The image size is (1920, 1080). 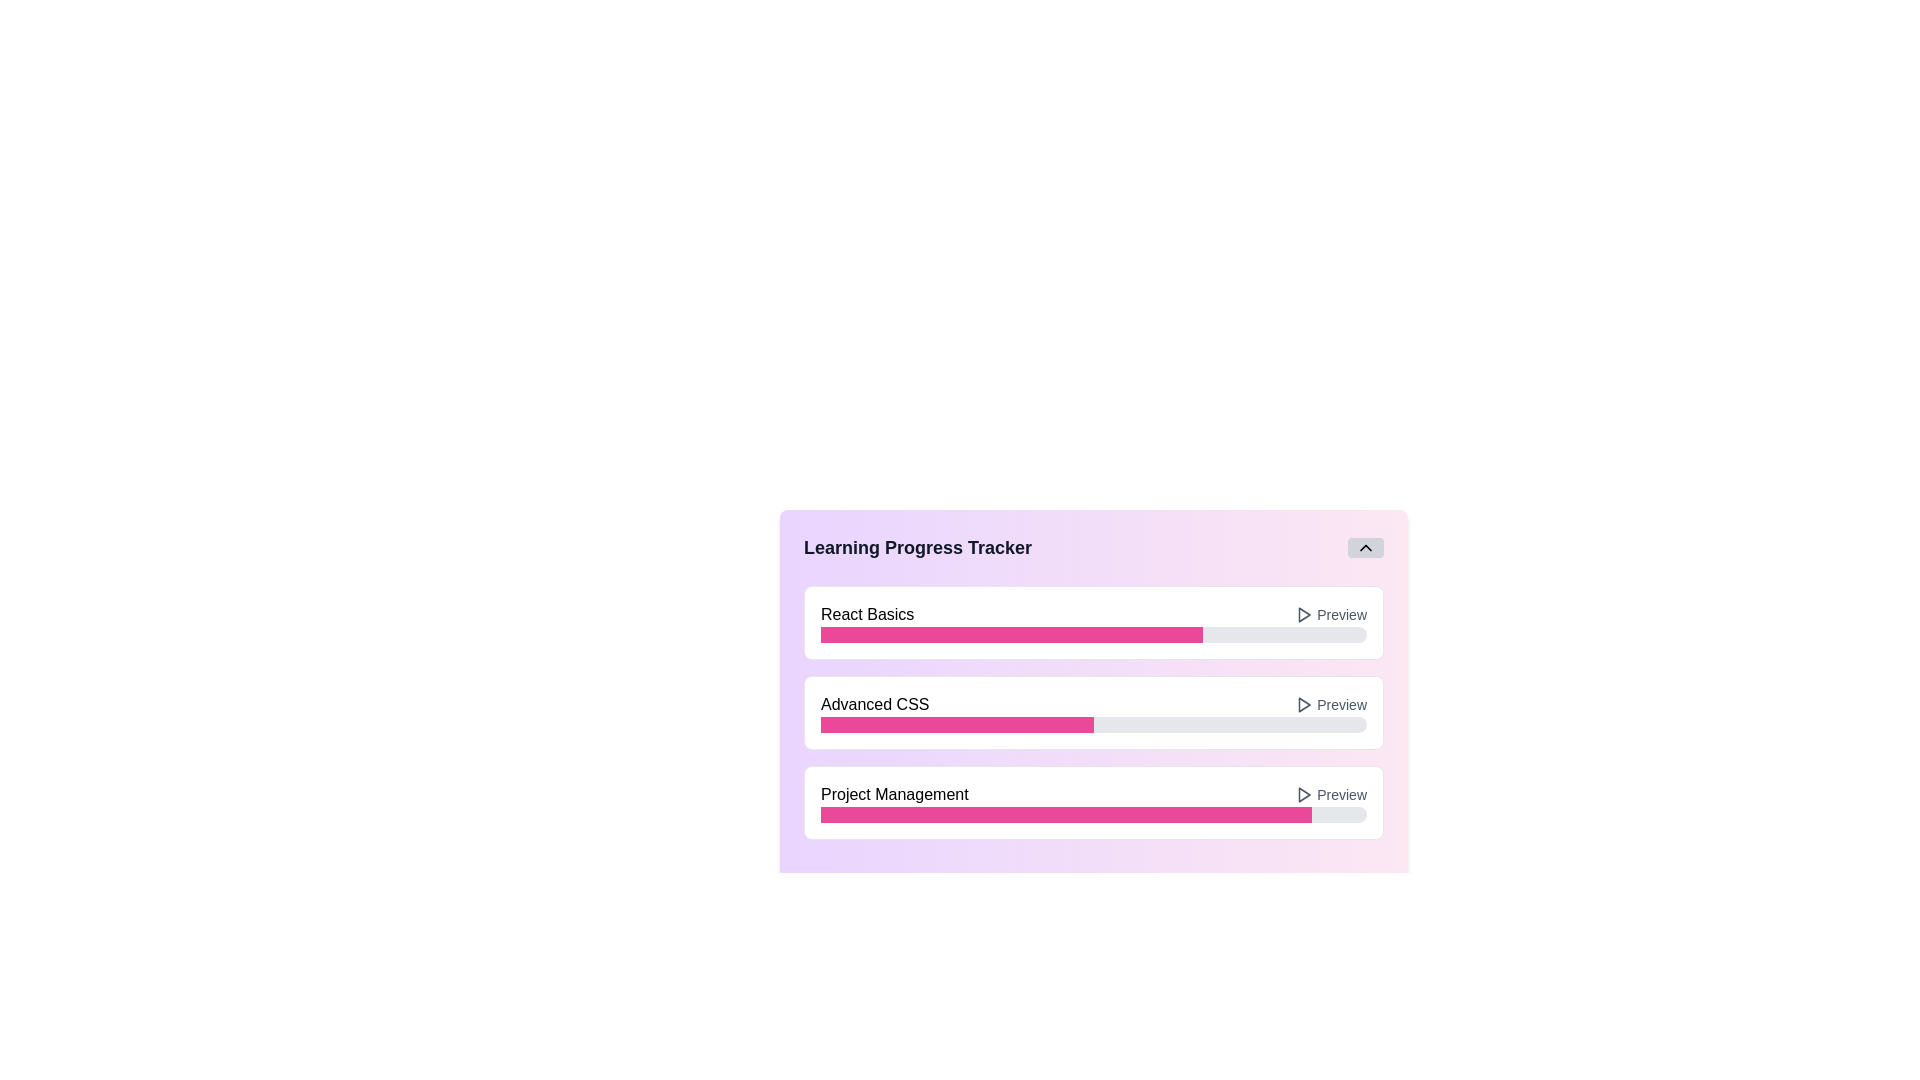 I want to click on the 'Preview' button with a play icon located in the bottom row of the 'Project Management' section, so click(x=1331, y=793).